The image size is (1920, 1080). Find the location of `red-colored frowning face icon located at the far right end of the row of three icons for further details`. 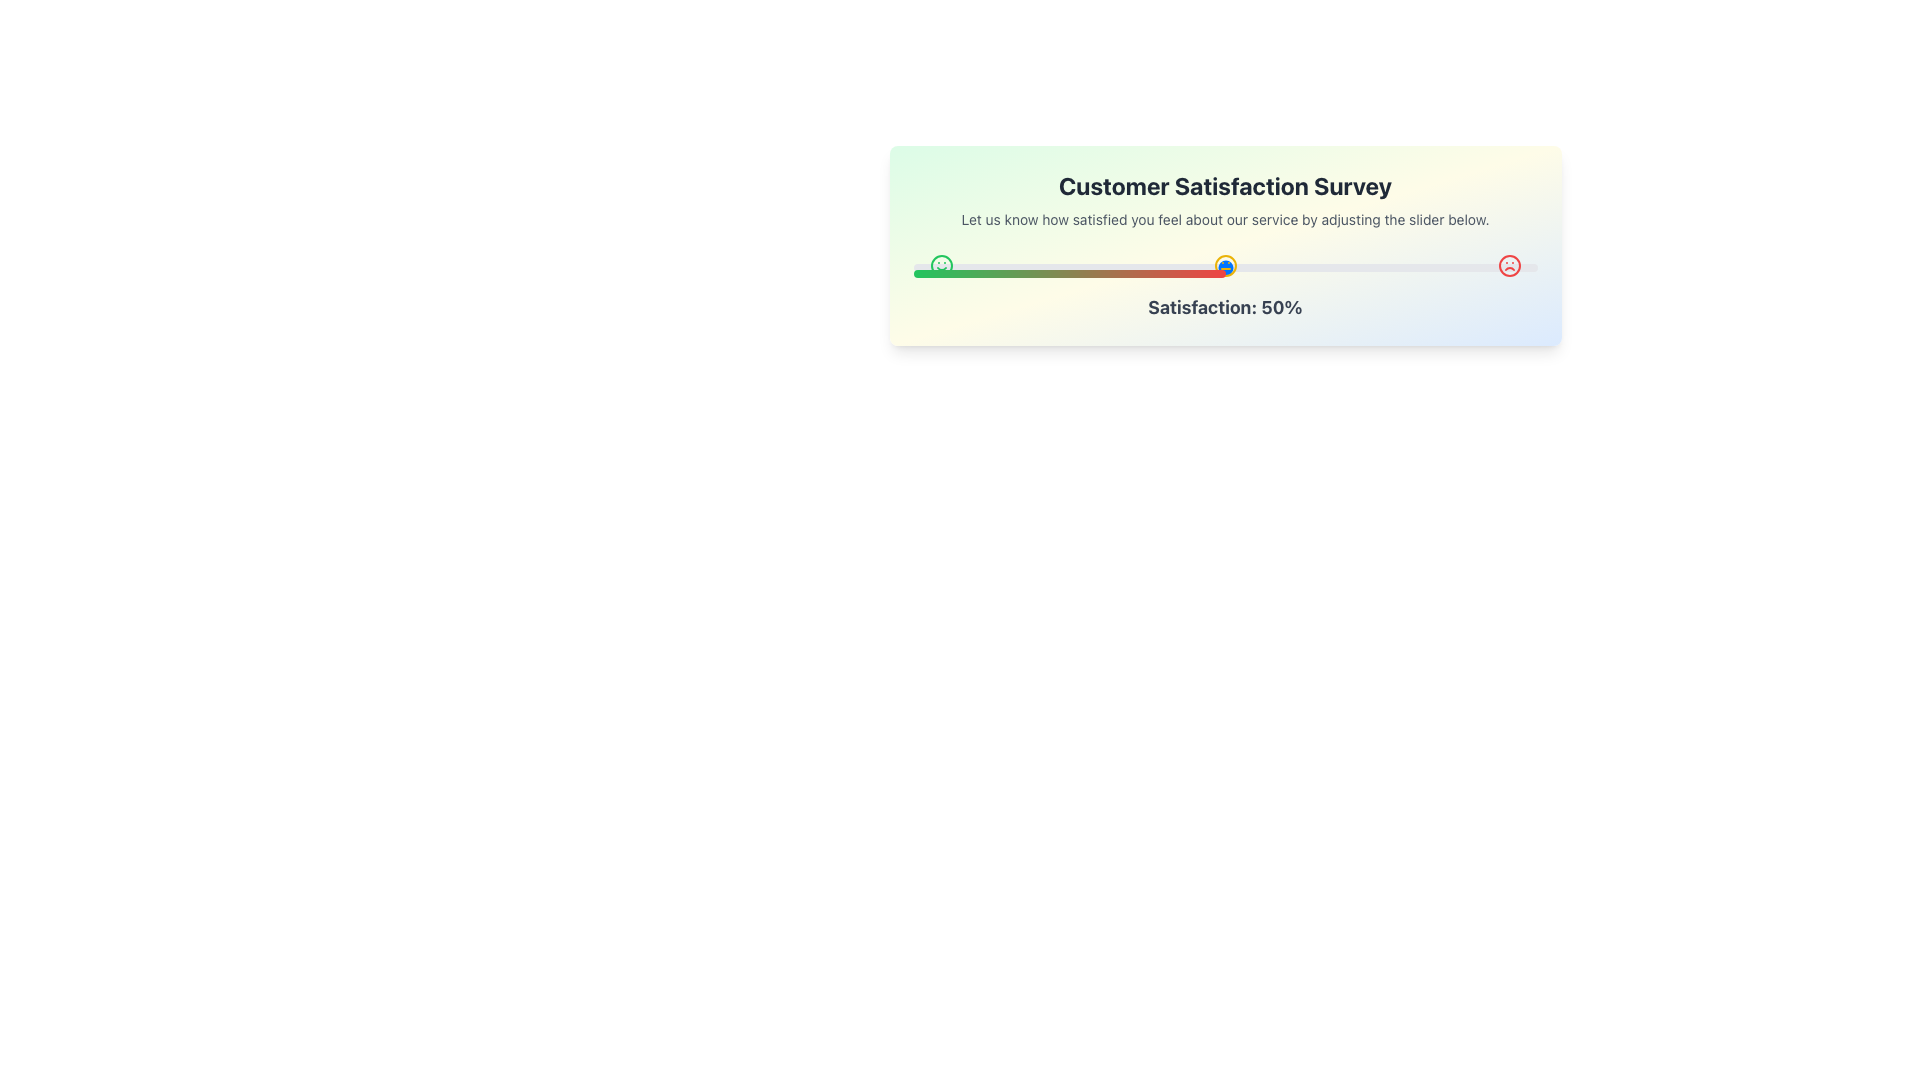

red-colored frowning face icon located at the far right end of the row of three icons for further details is located at coordinates (1509, 265).